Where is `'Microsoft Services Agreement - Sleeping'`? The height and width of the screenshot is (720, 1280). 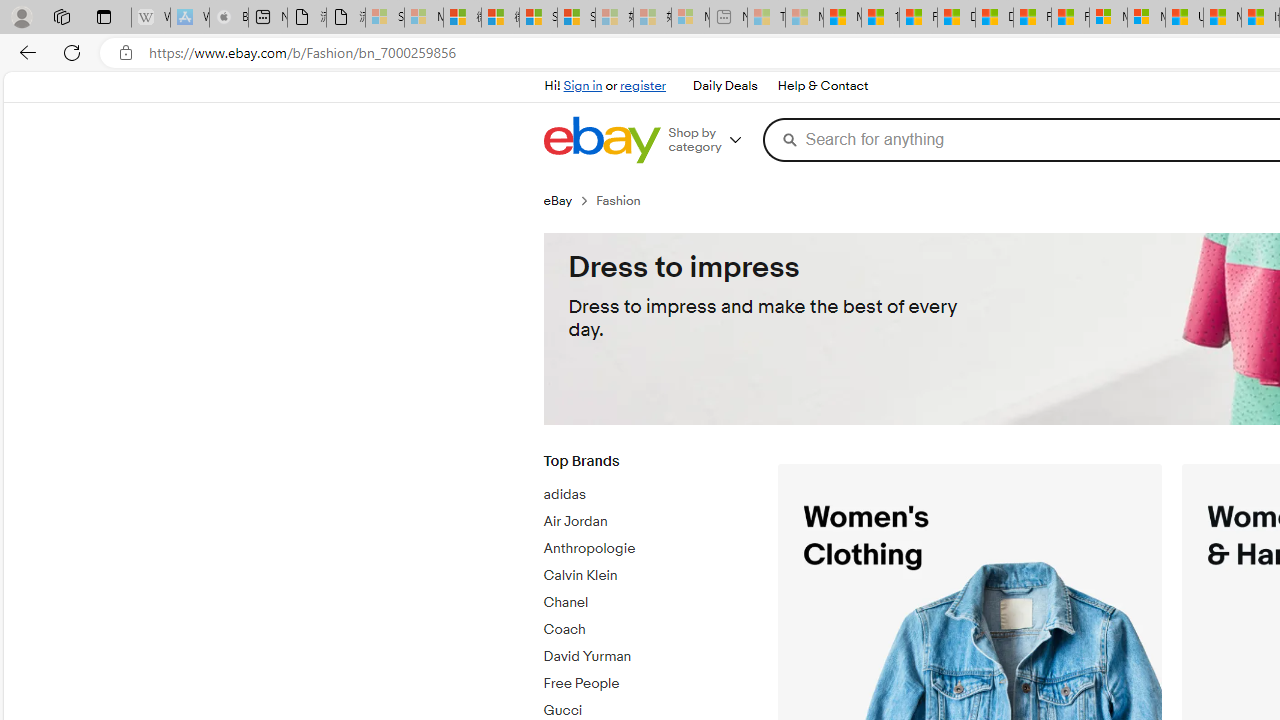
'Microsoft Services Agreement - Sleeping' is located at coordinates (422, 17).